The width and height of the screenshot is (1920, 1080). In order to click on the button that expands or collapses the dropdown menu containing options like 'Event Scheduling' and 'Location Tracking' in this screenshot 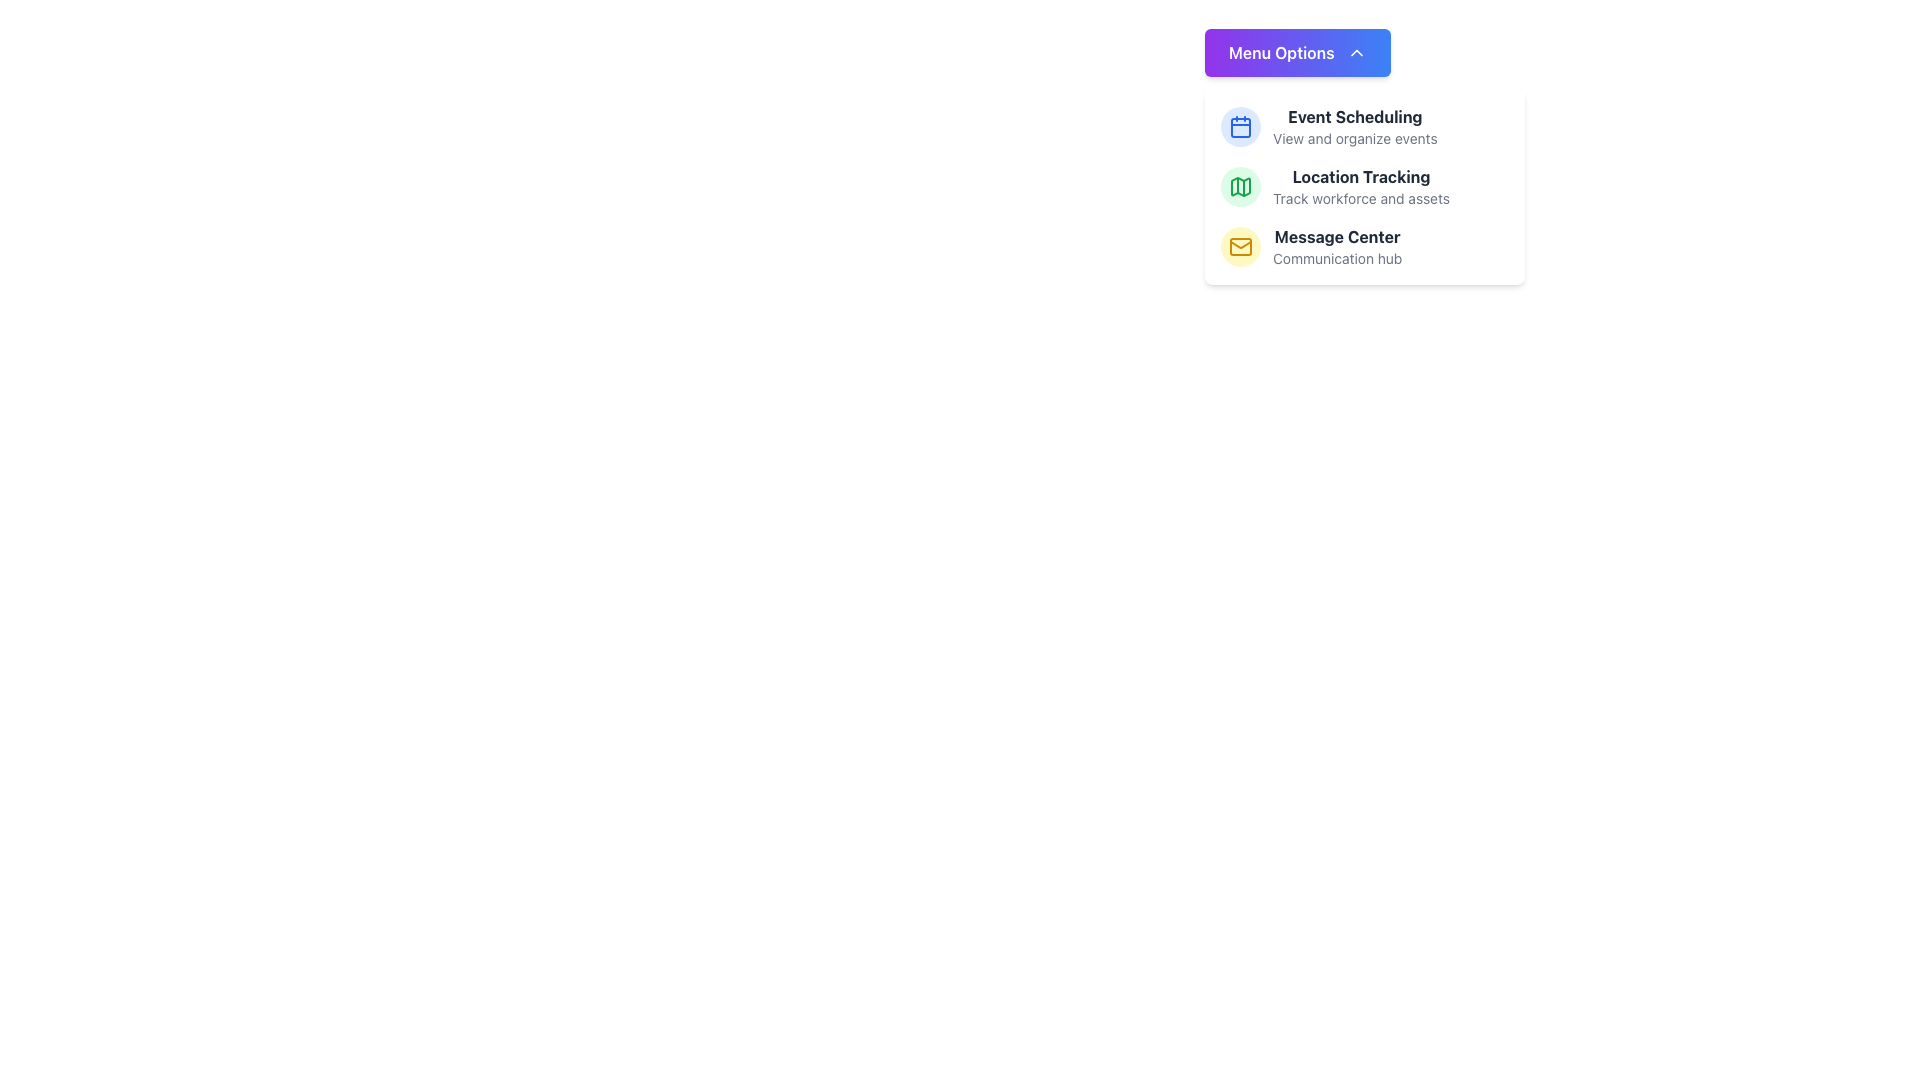, I will do `click(1297, 52)`.